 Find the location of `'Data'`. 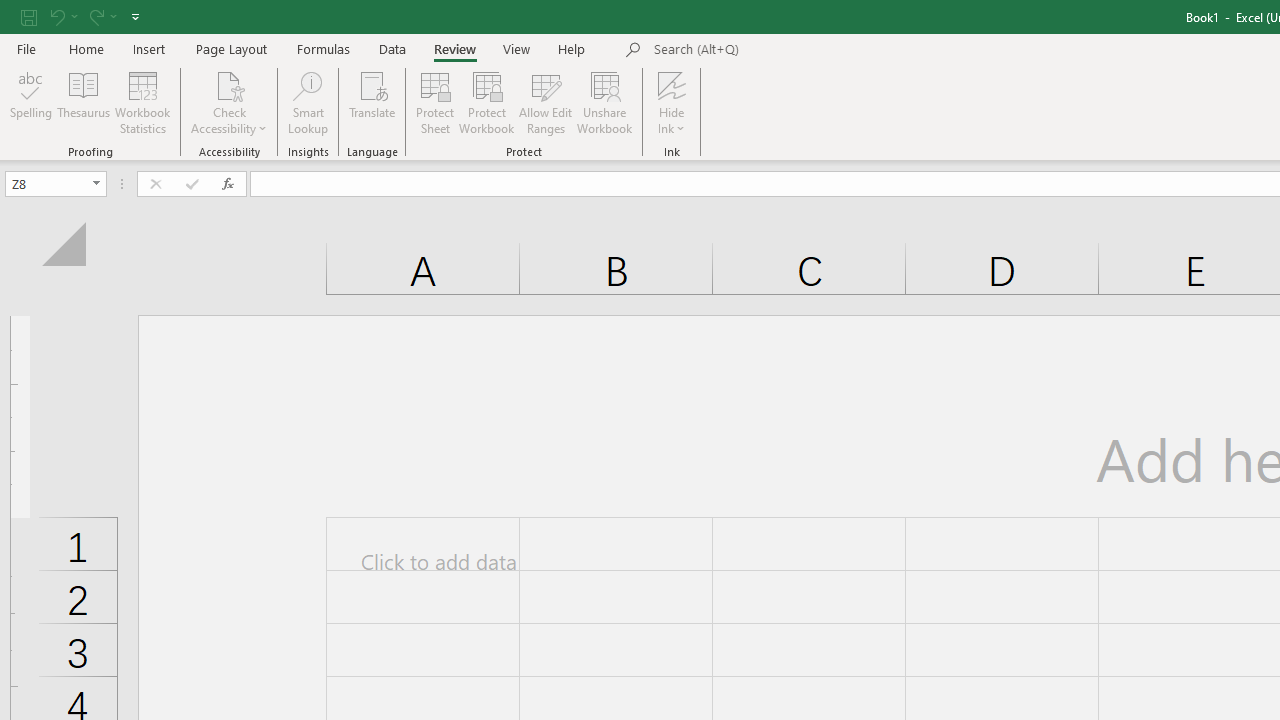

'Data' is located at coordinates (392, 48).